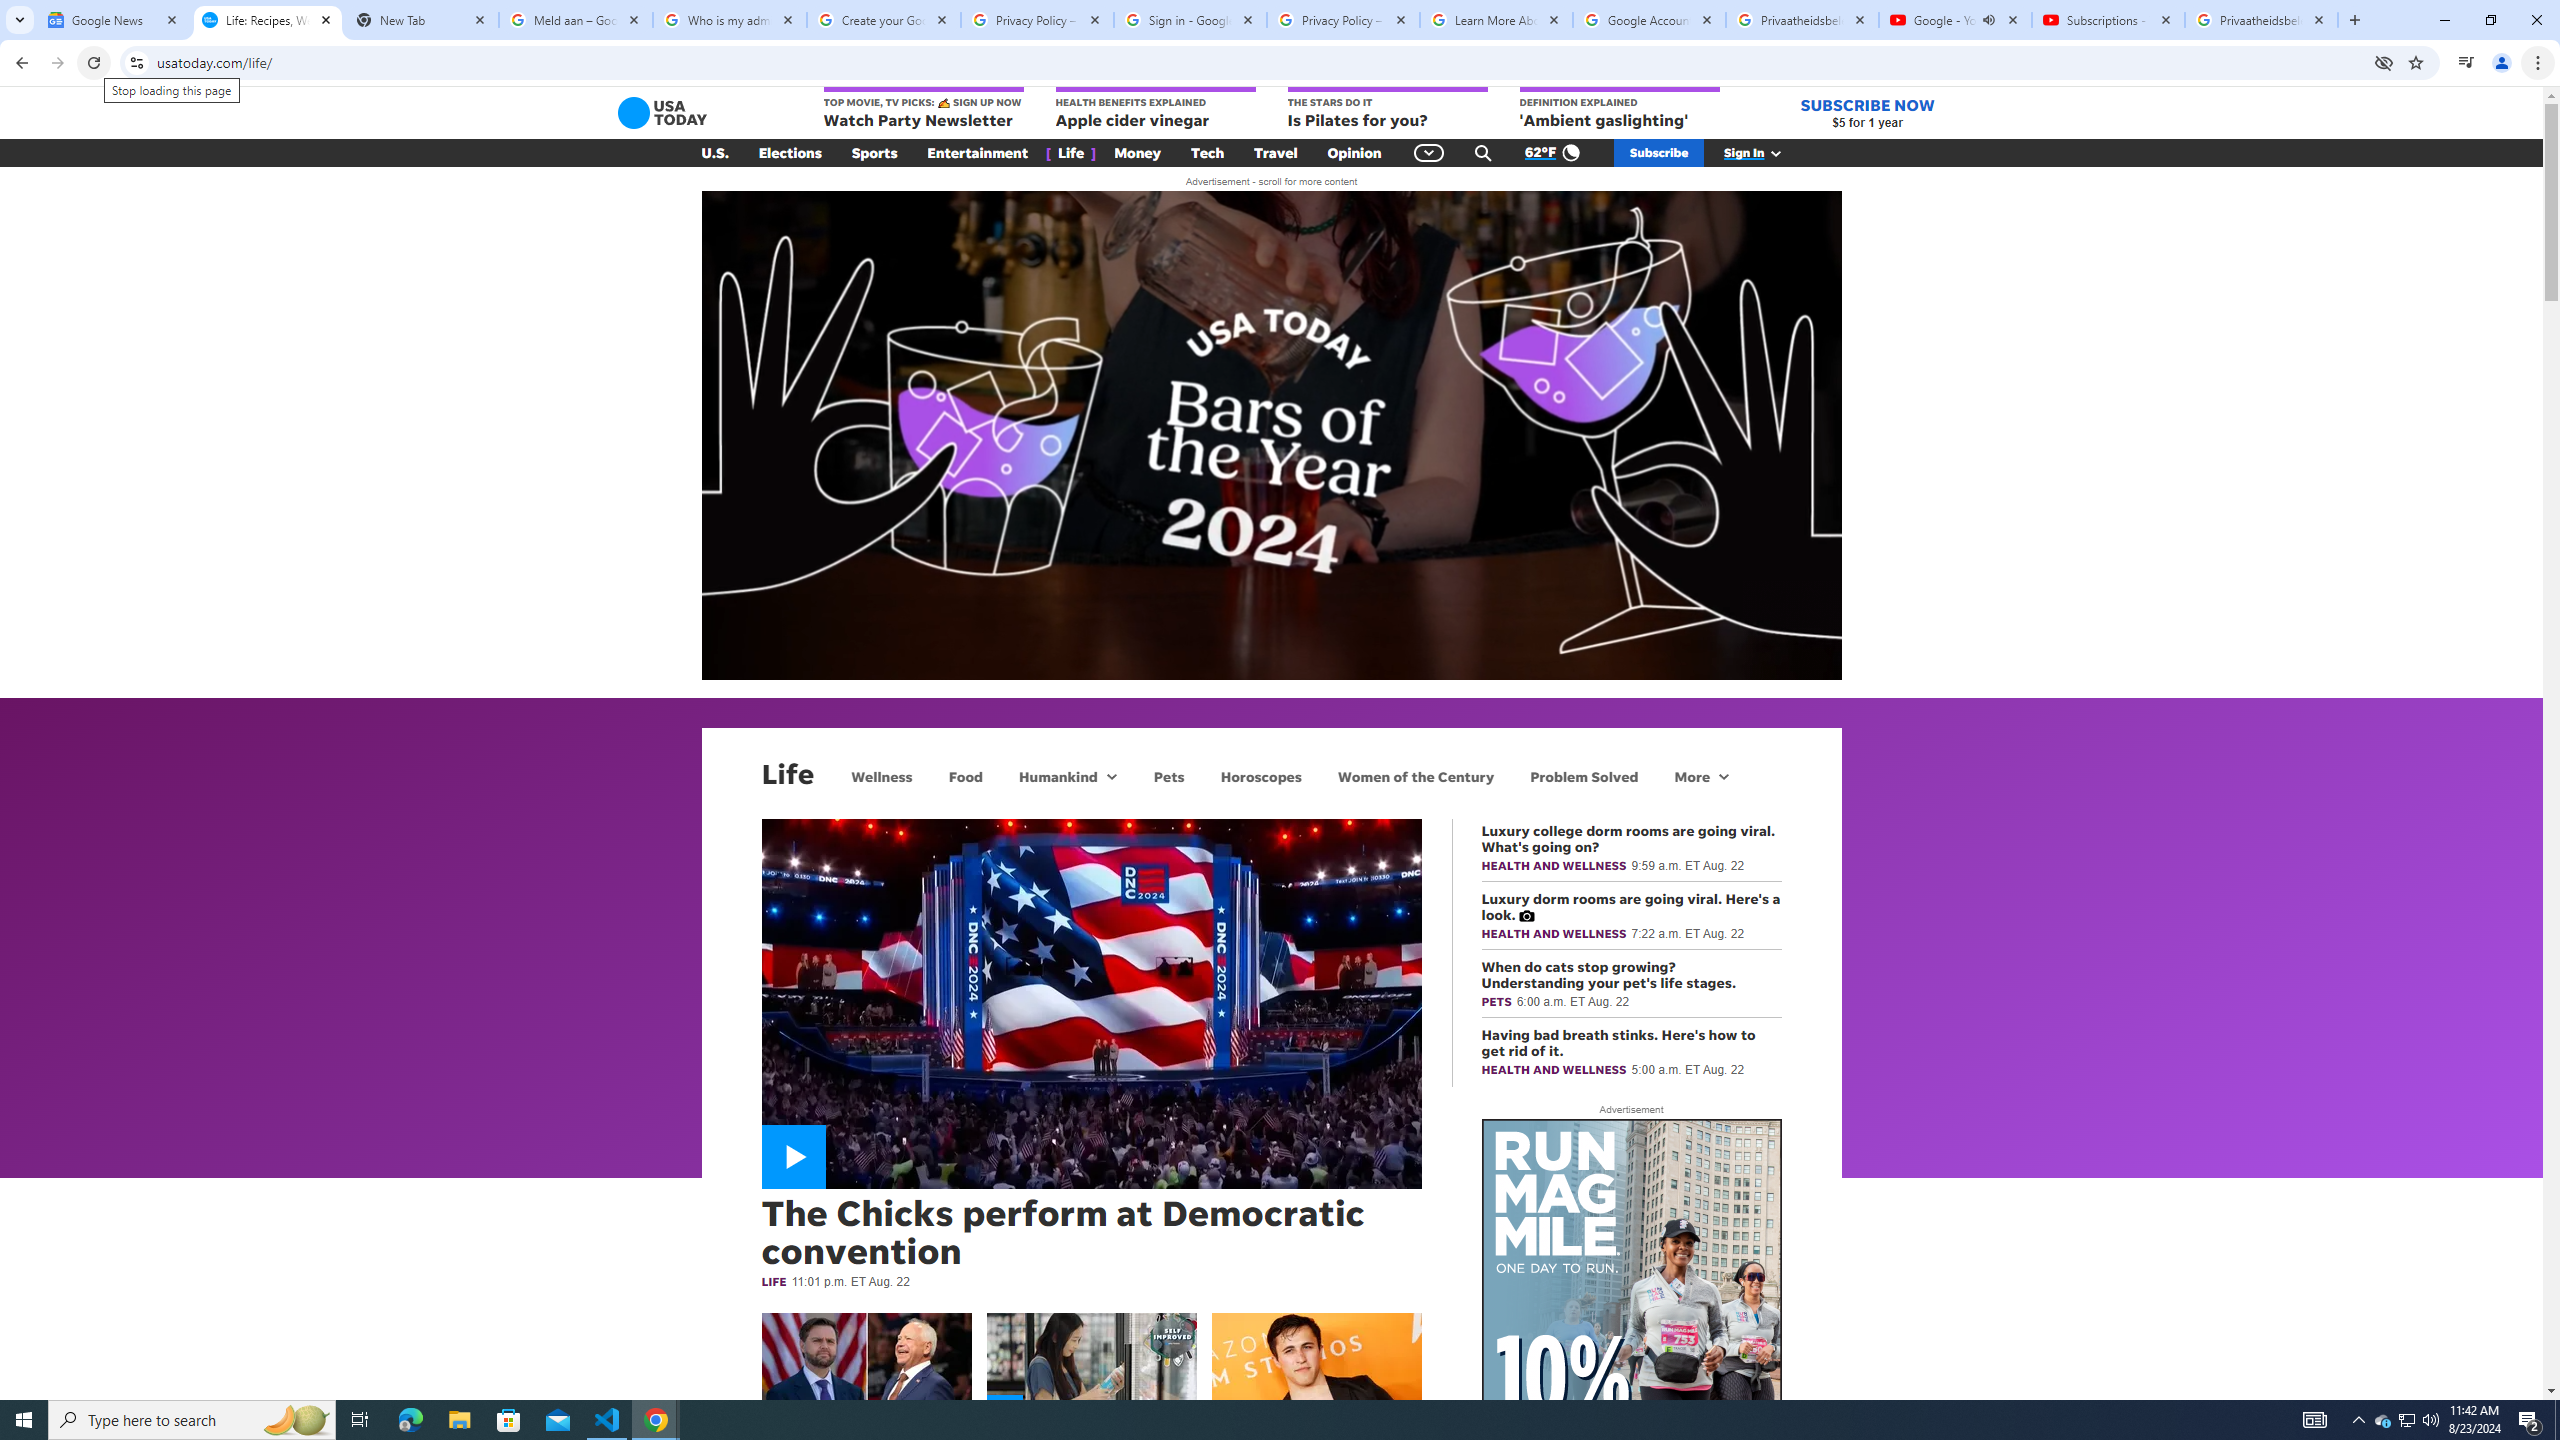  I want to click on 'Humankind', so click(1055, 775).